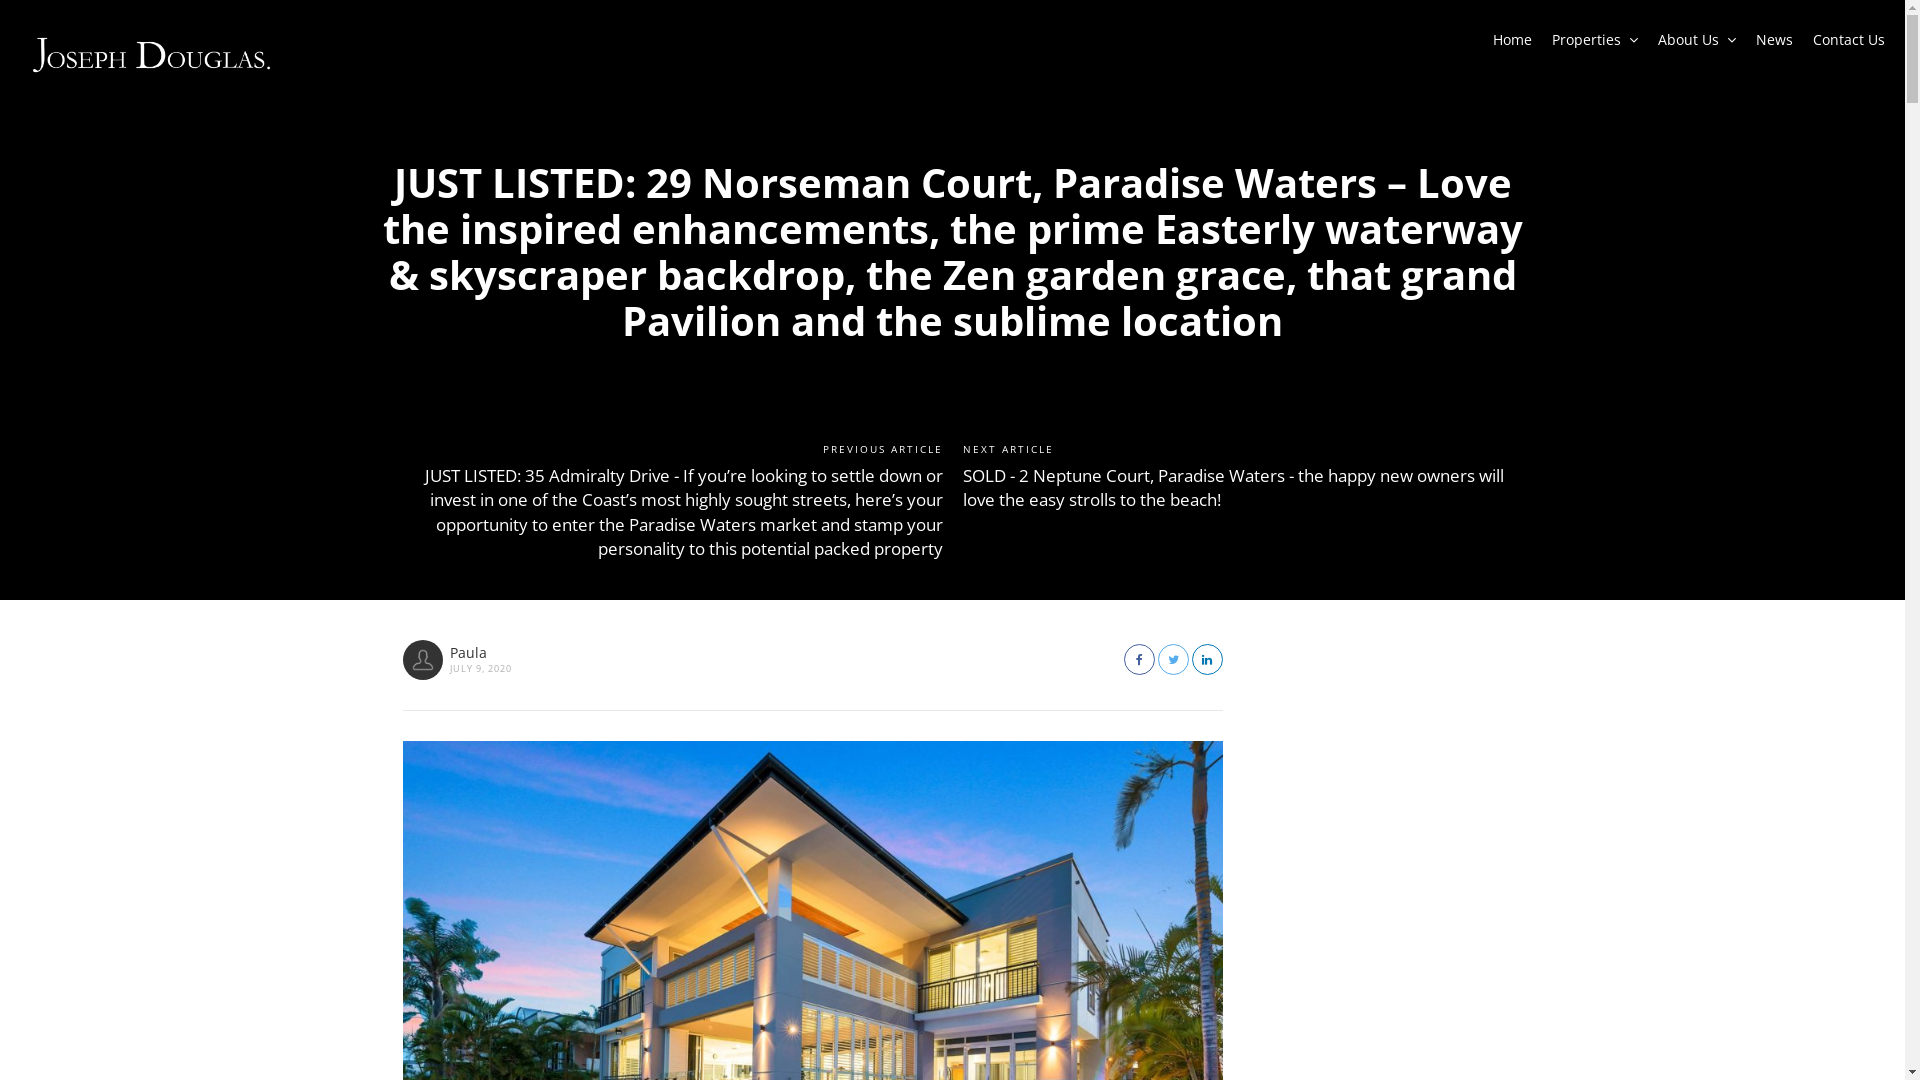 The height and width of the screenshot is (1080, 1920). I want to click on 'Contact Us', so click(1847, 45).